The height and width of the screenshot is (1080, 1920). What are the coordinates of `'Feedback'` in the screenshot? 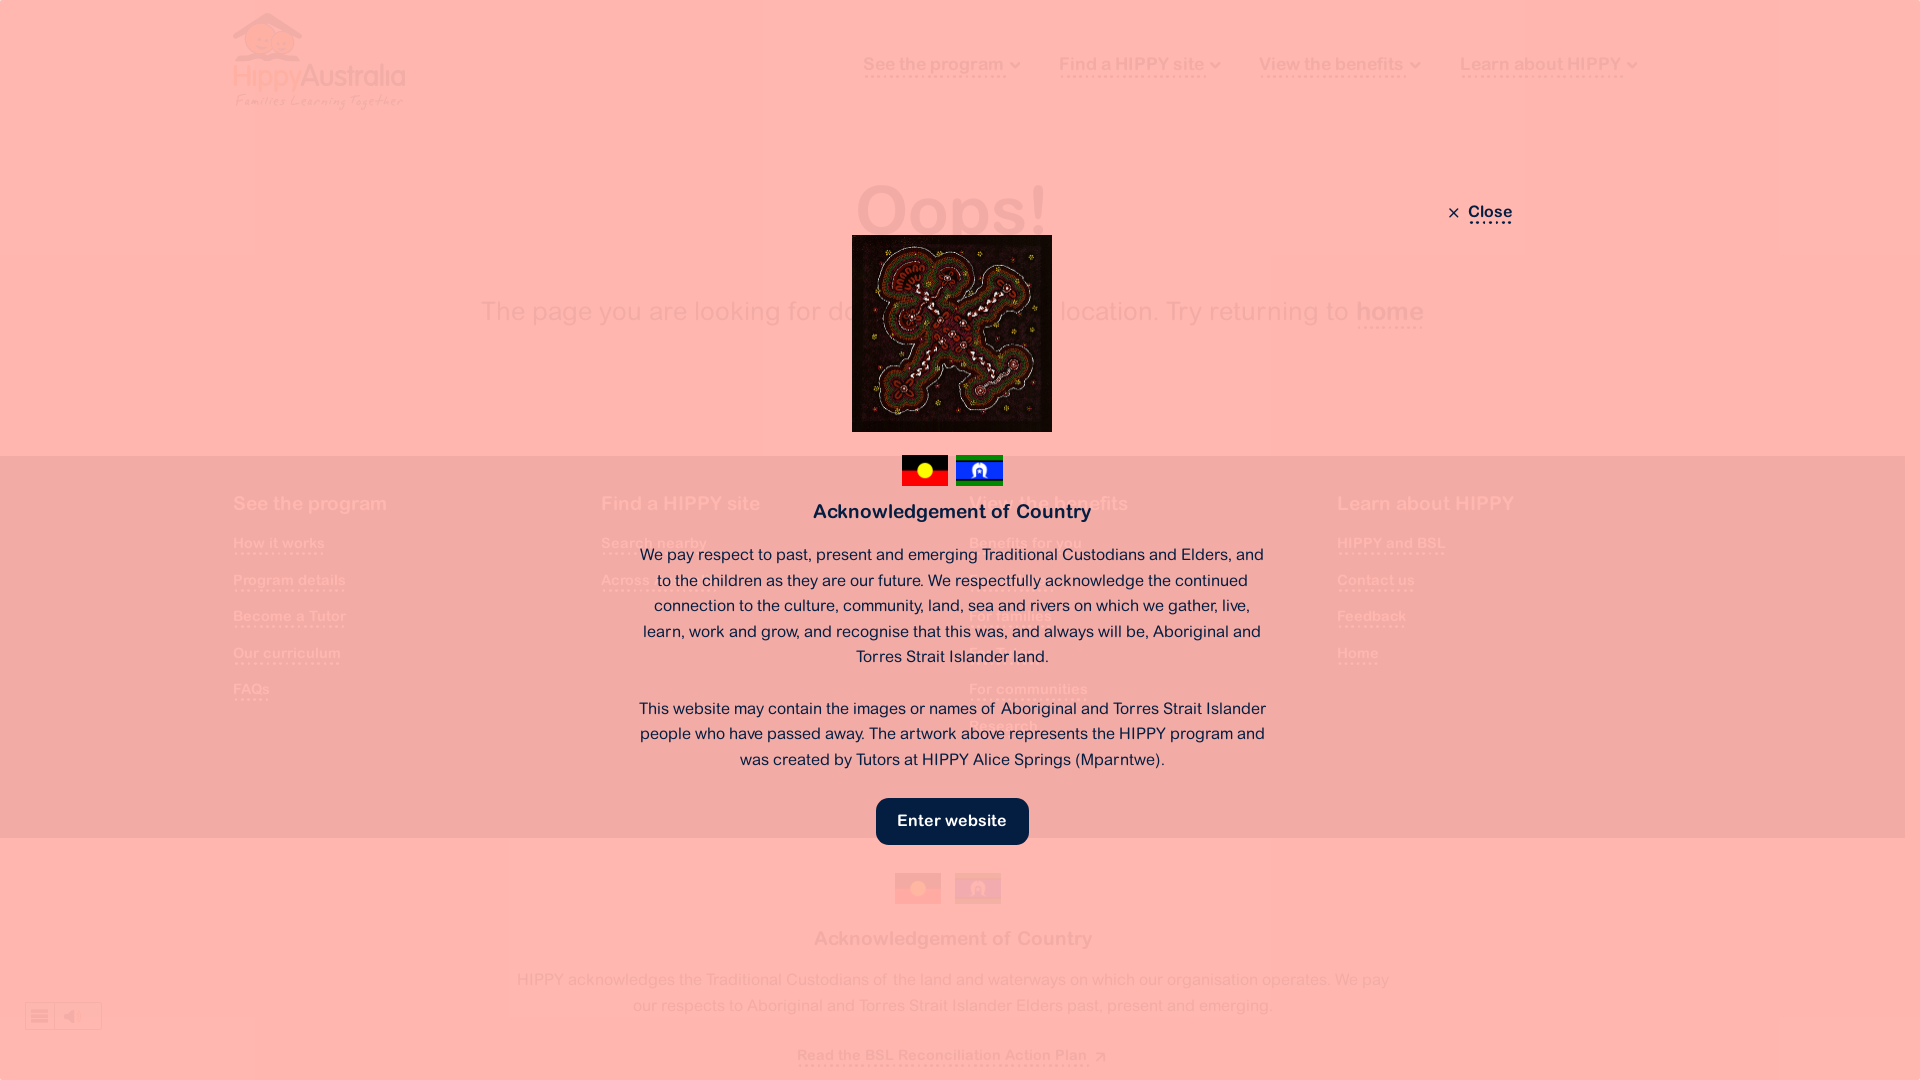 It's located at (1369, 616).